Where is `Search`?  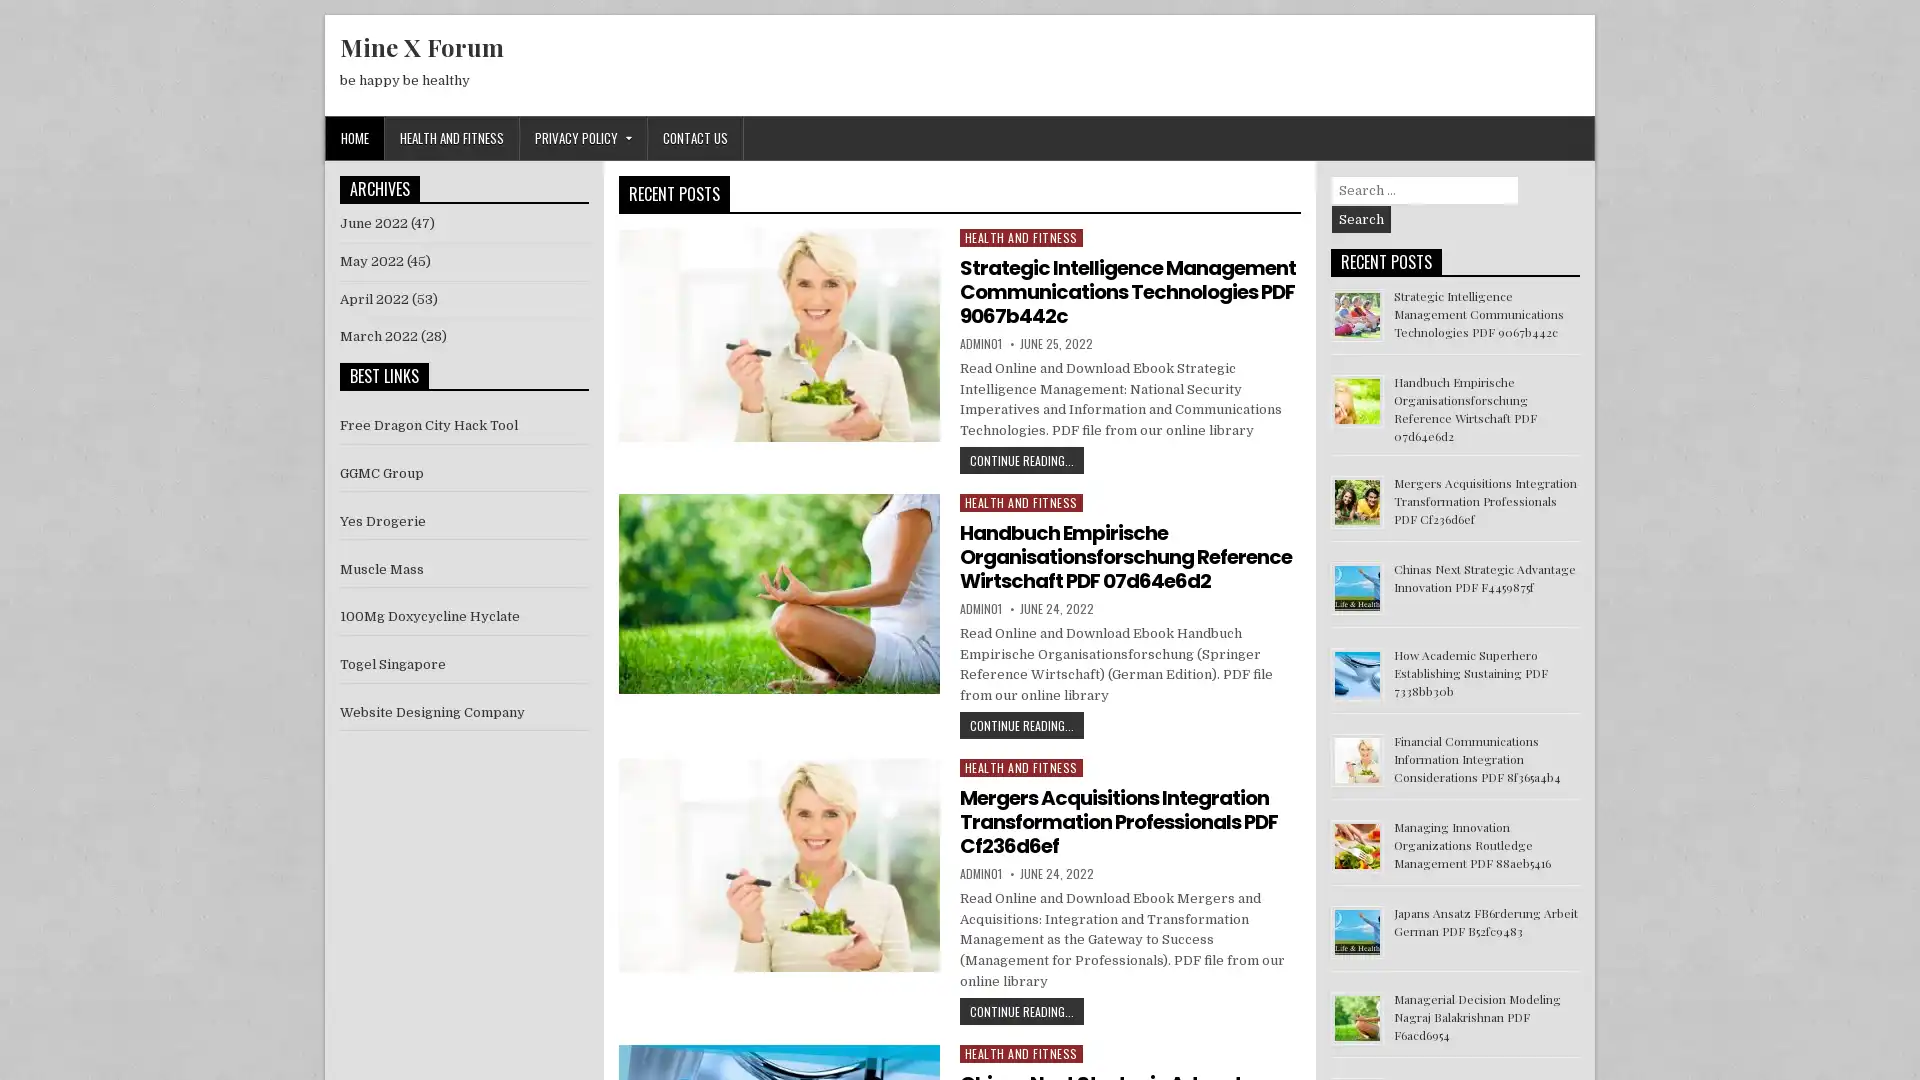
Search is located at coordinates (1360, 219).